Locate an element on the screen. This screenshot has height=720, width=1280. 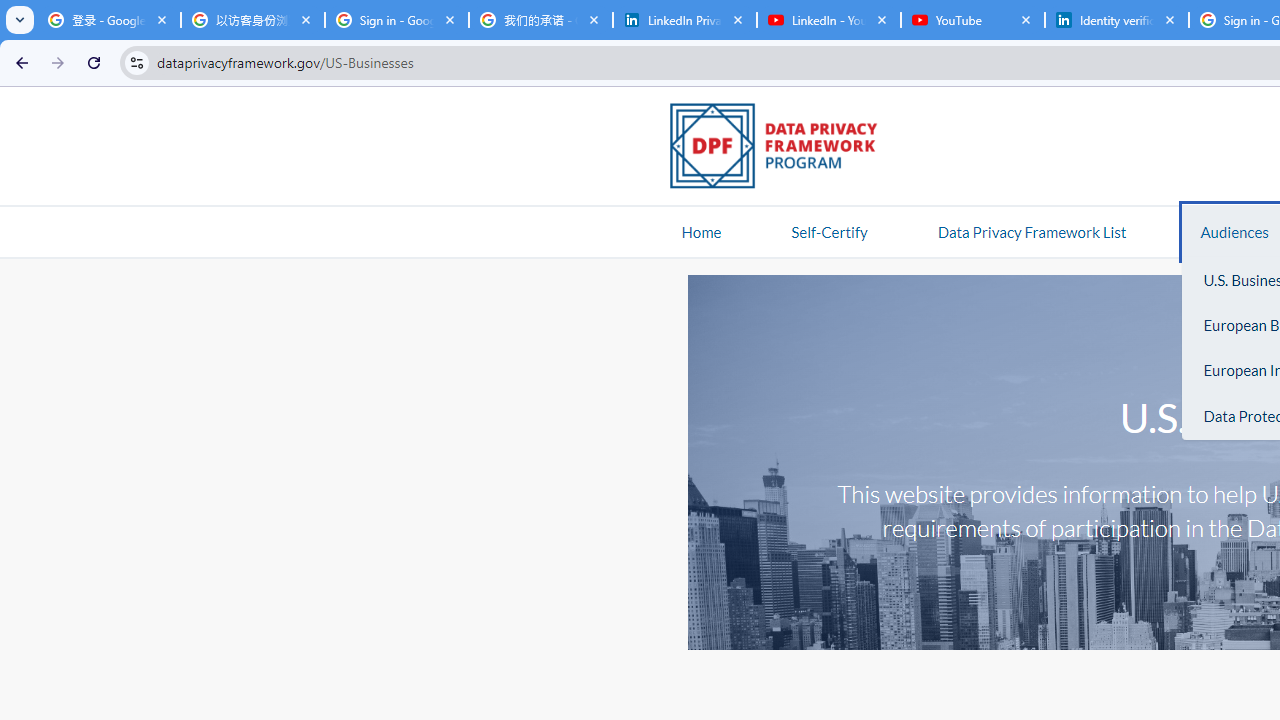
'Sign in - Google Accounts' is located at coordinates (396, 20).